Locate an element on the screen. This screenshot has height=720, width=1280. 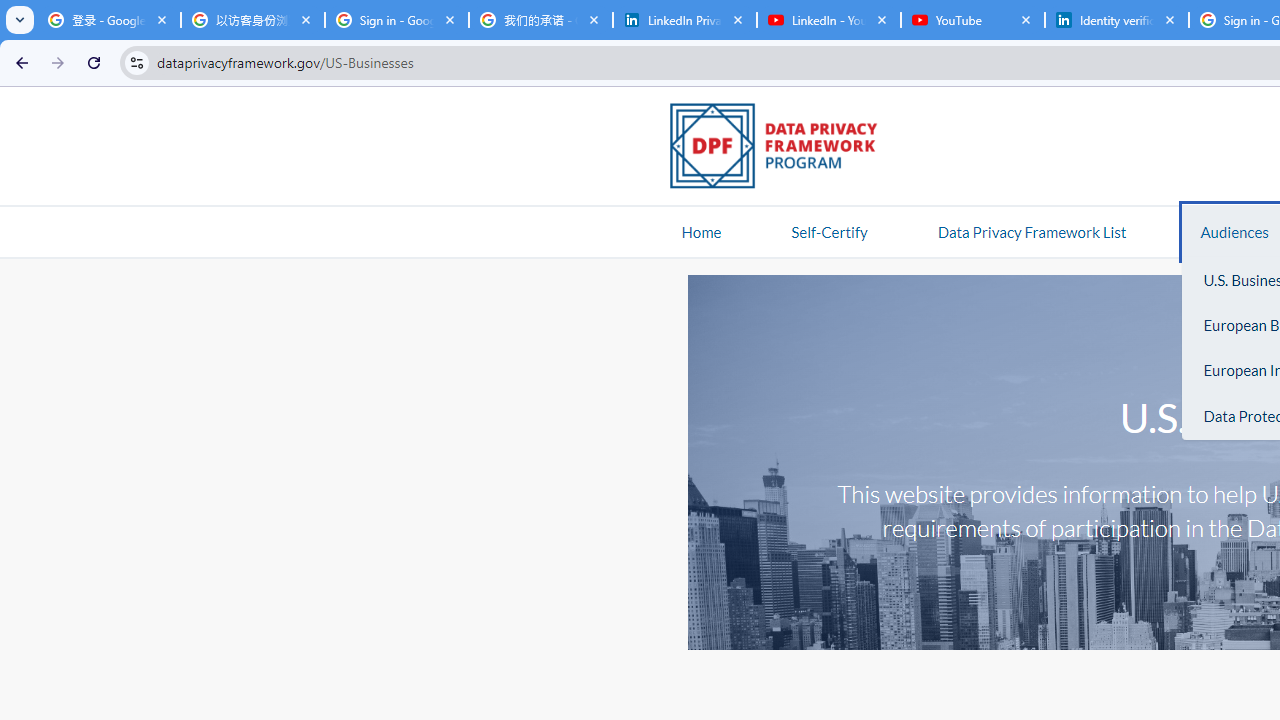
'Sign in - Google Accounts' is located at coordinates (396, 20).